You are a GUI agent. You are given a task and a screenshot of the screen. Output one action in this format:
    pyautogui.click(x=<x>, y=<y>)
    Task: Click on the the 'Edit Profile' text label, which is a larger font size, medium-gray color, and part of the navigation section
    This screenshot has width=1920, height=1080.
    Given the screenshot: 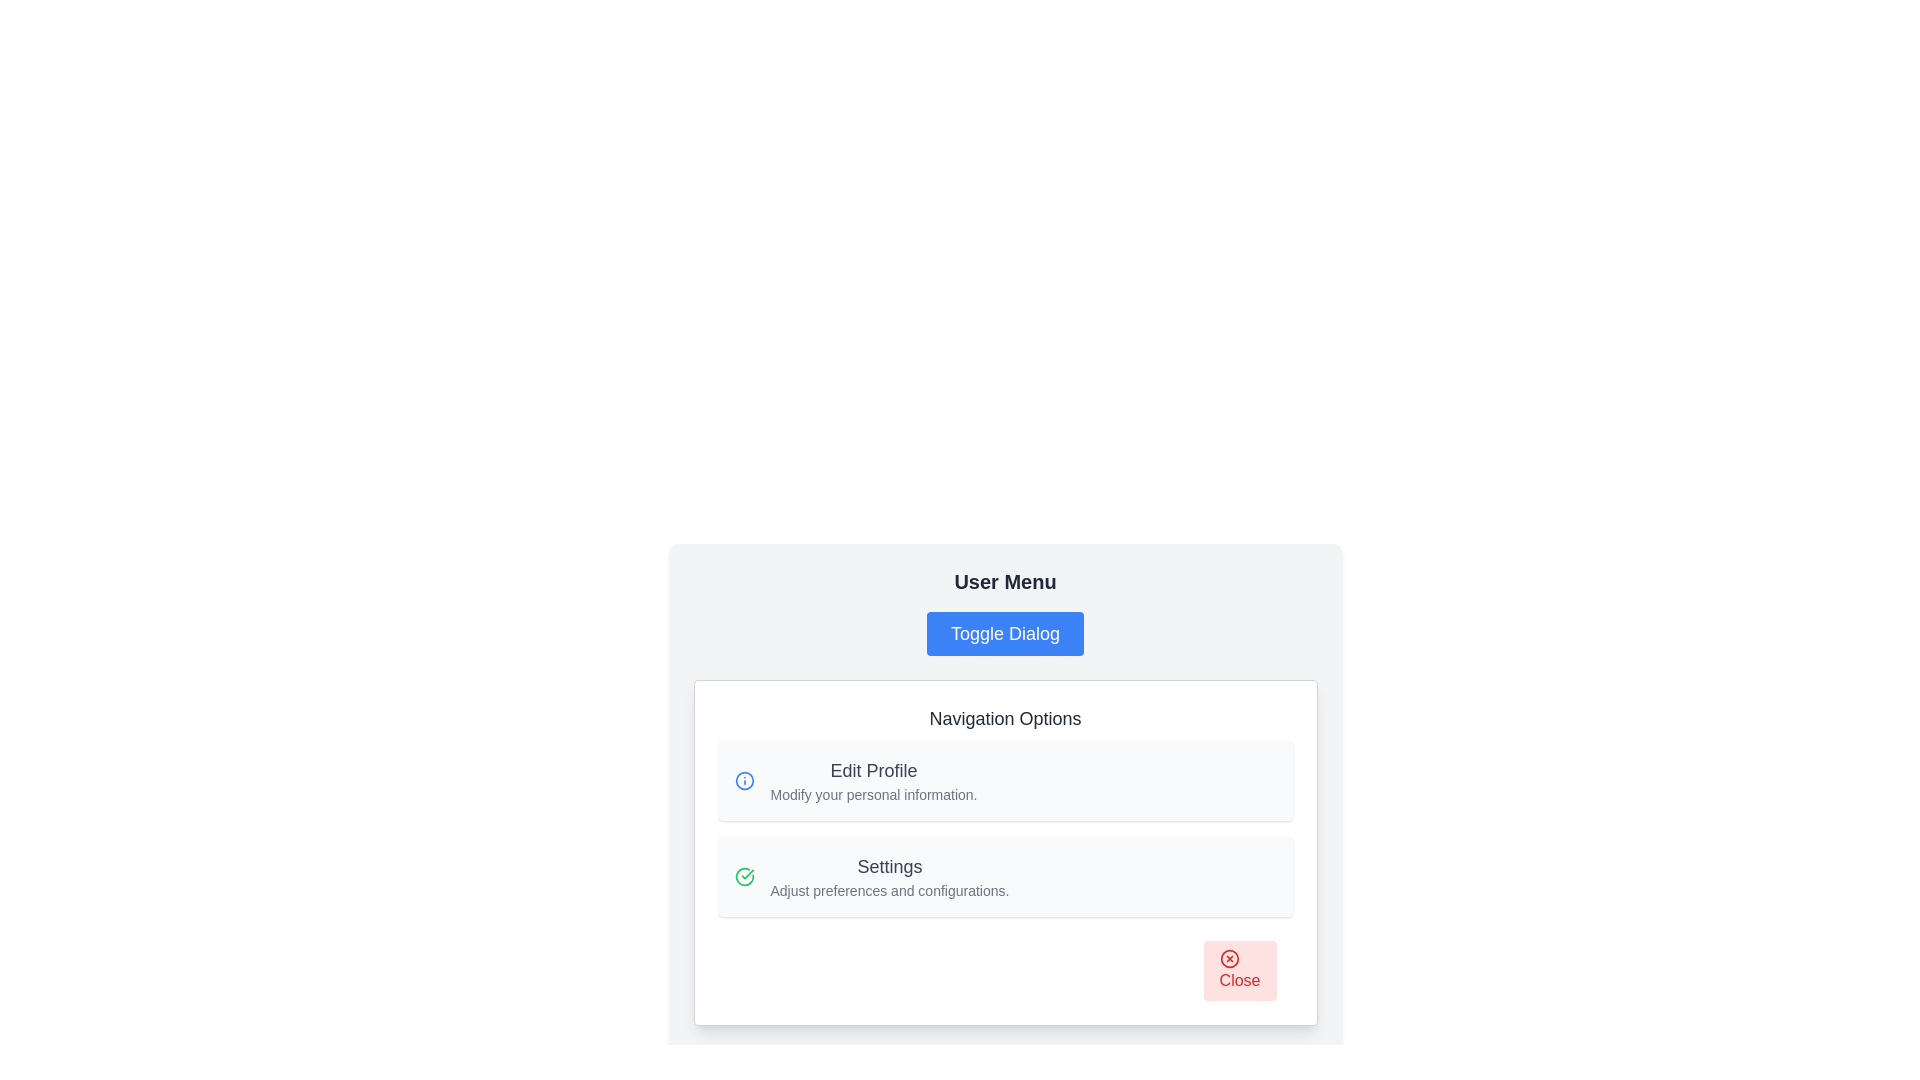 What is the action you would take?
    pyautogui.click(x=873, y=770)
    